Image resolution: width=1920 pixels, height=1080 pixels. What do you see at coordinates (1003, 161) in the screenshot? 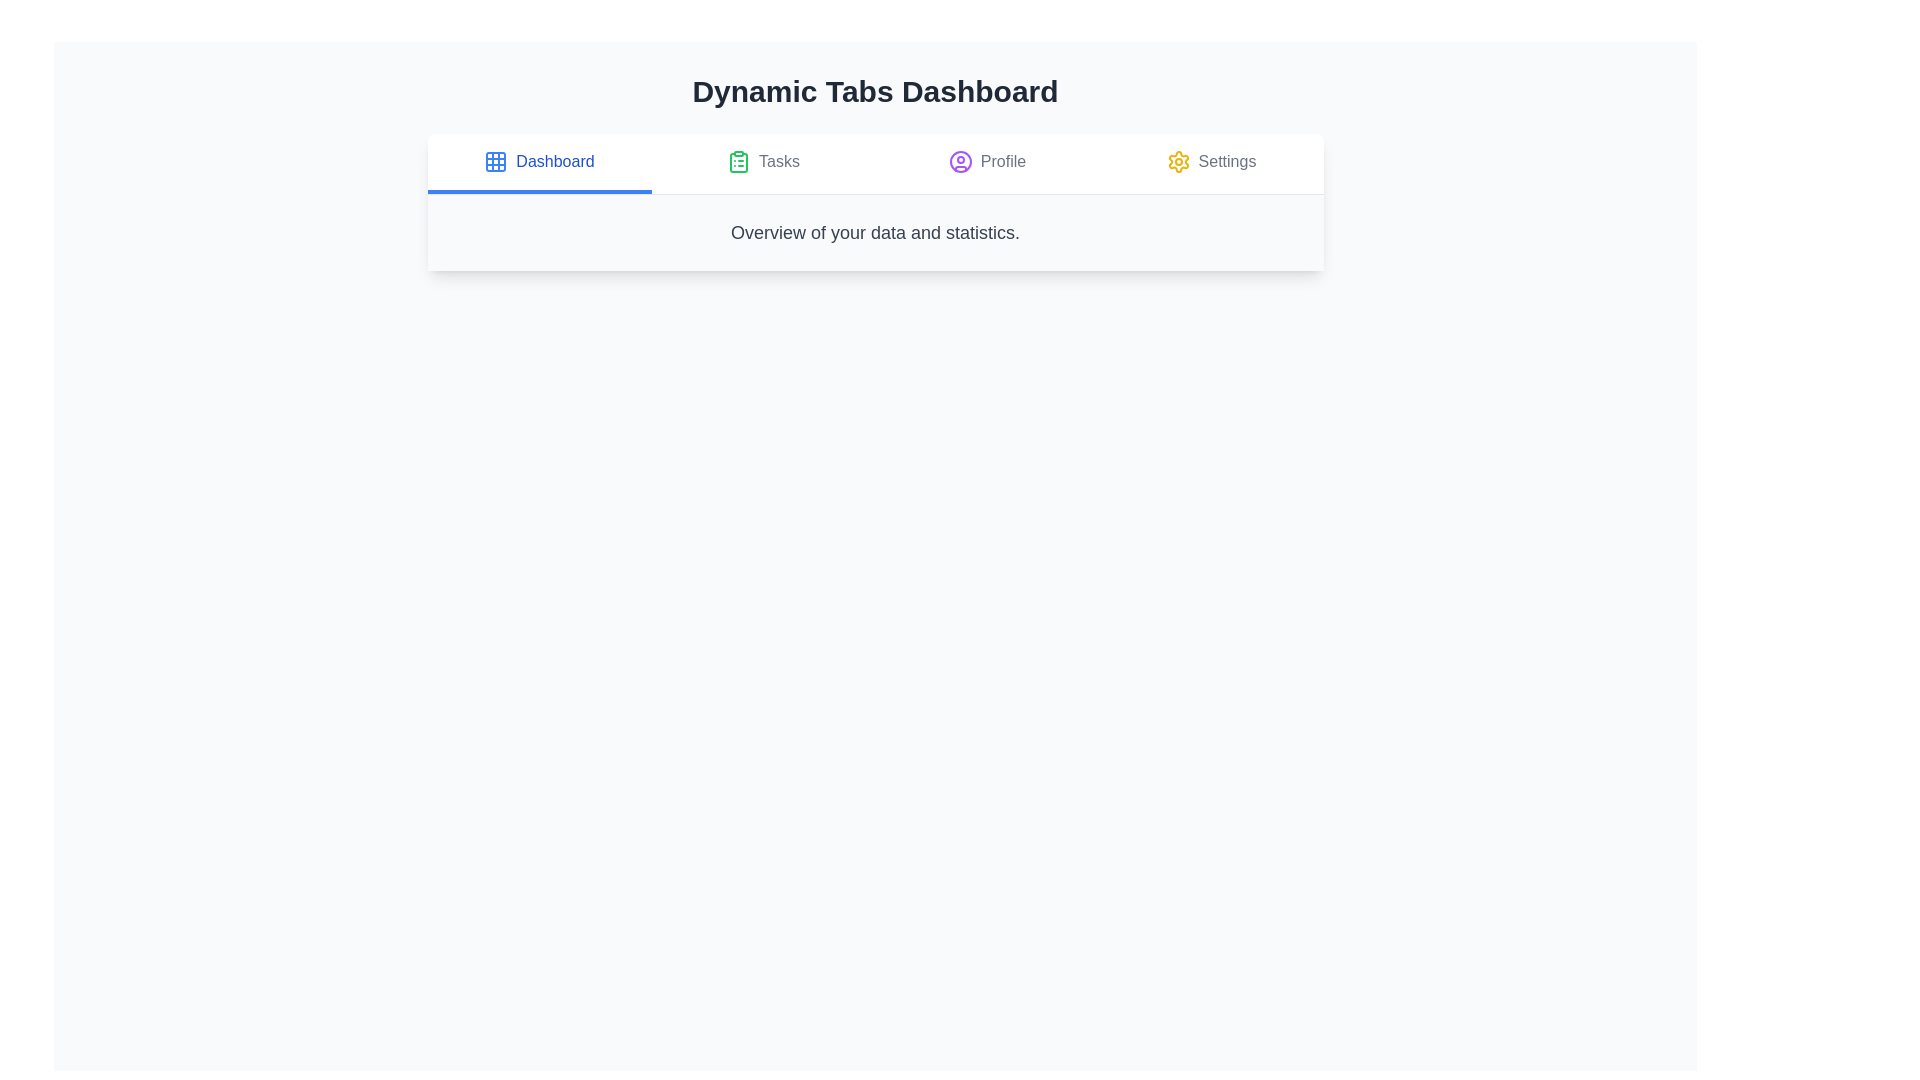
I see `the 'Profile' text label in the navigation menu` at bounding box center [1003, 161].